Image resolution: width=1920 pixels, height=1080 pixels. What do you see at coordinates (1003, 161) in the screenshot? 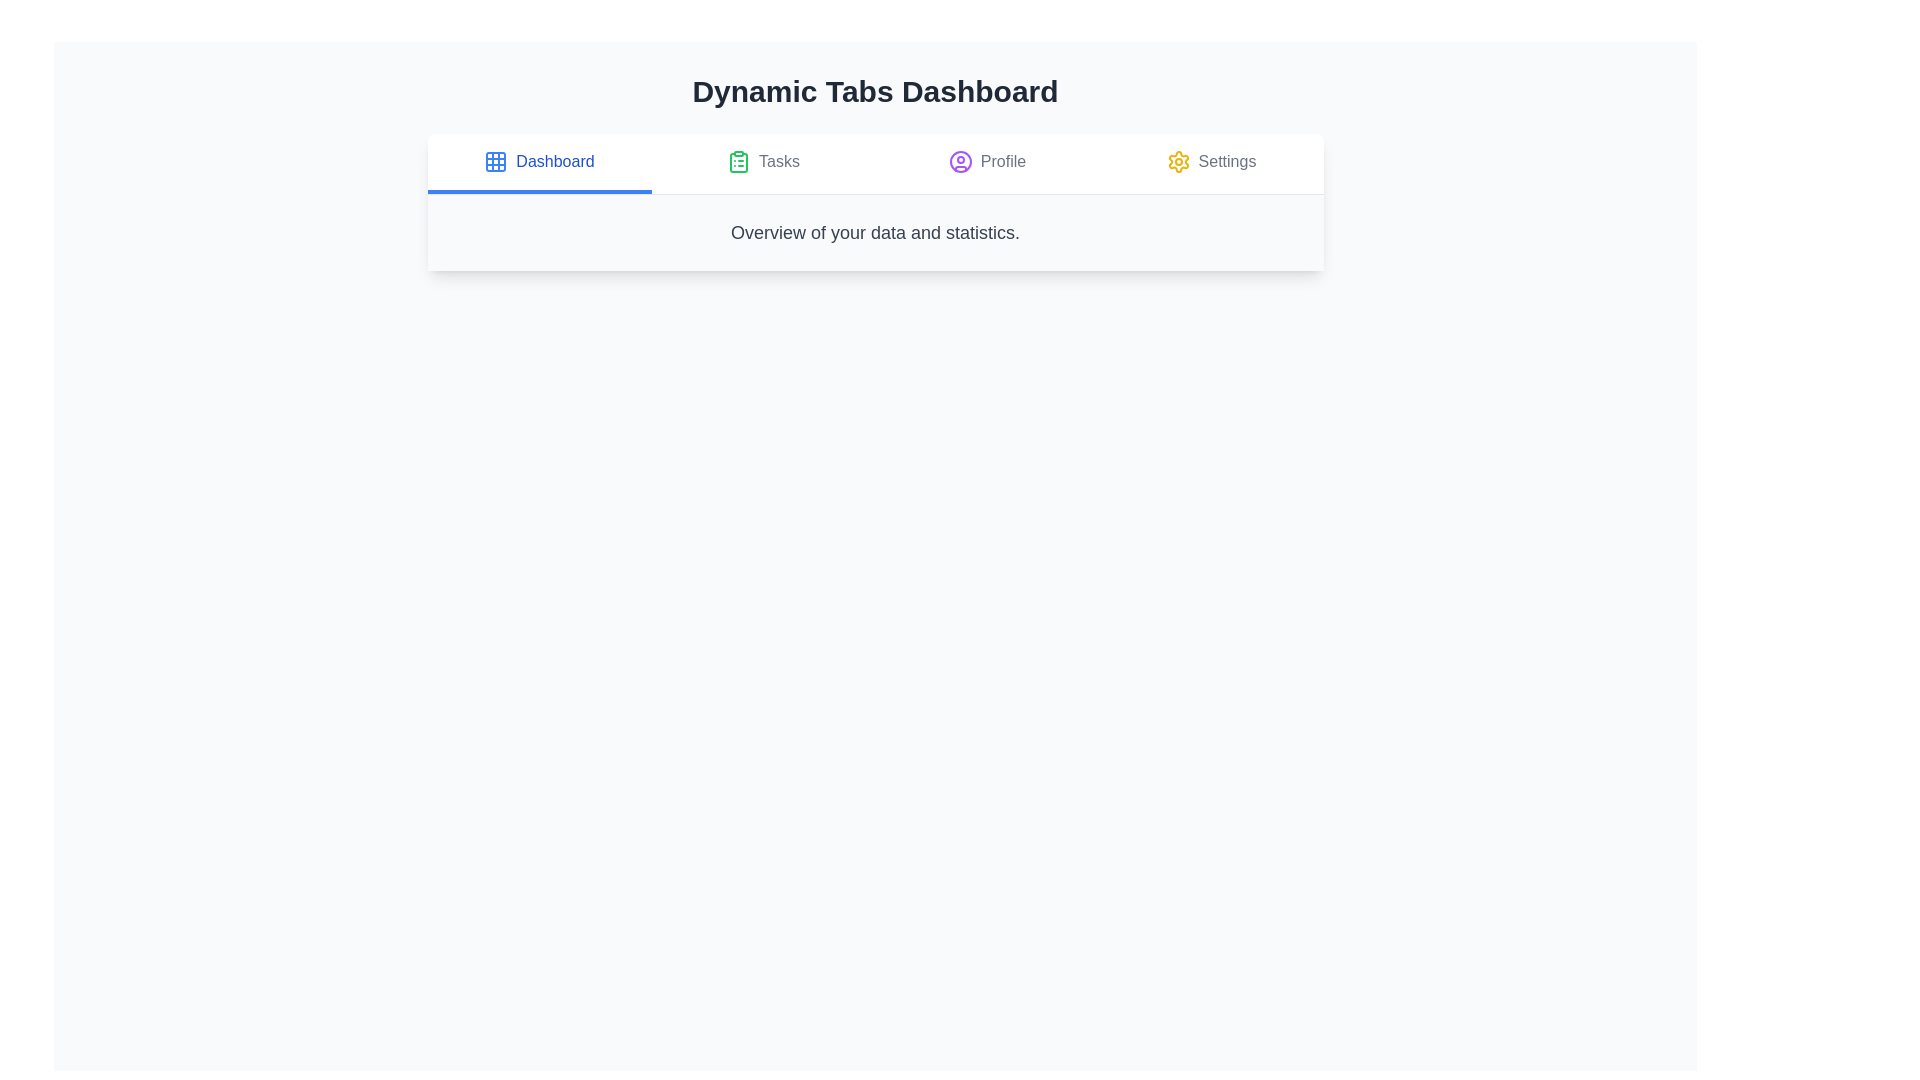
I see `the 'Profile' text label in the navigation menu` at bounding box center [1003, 161].